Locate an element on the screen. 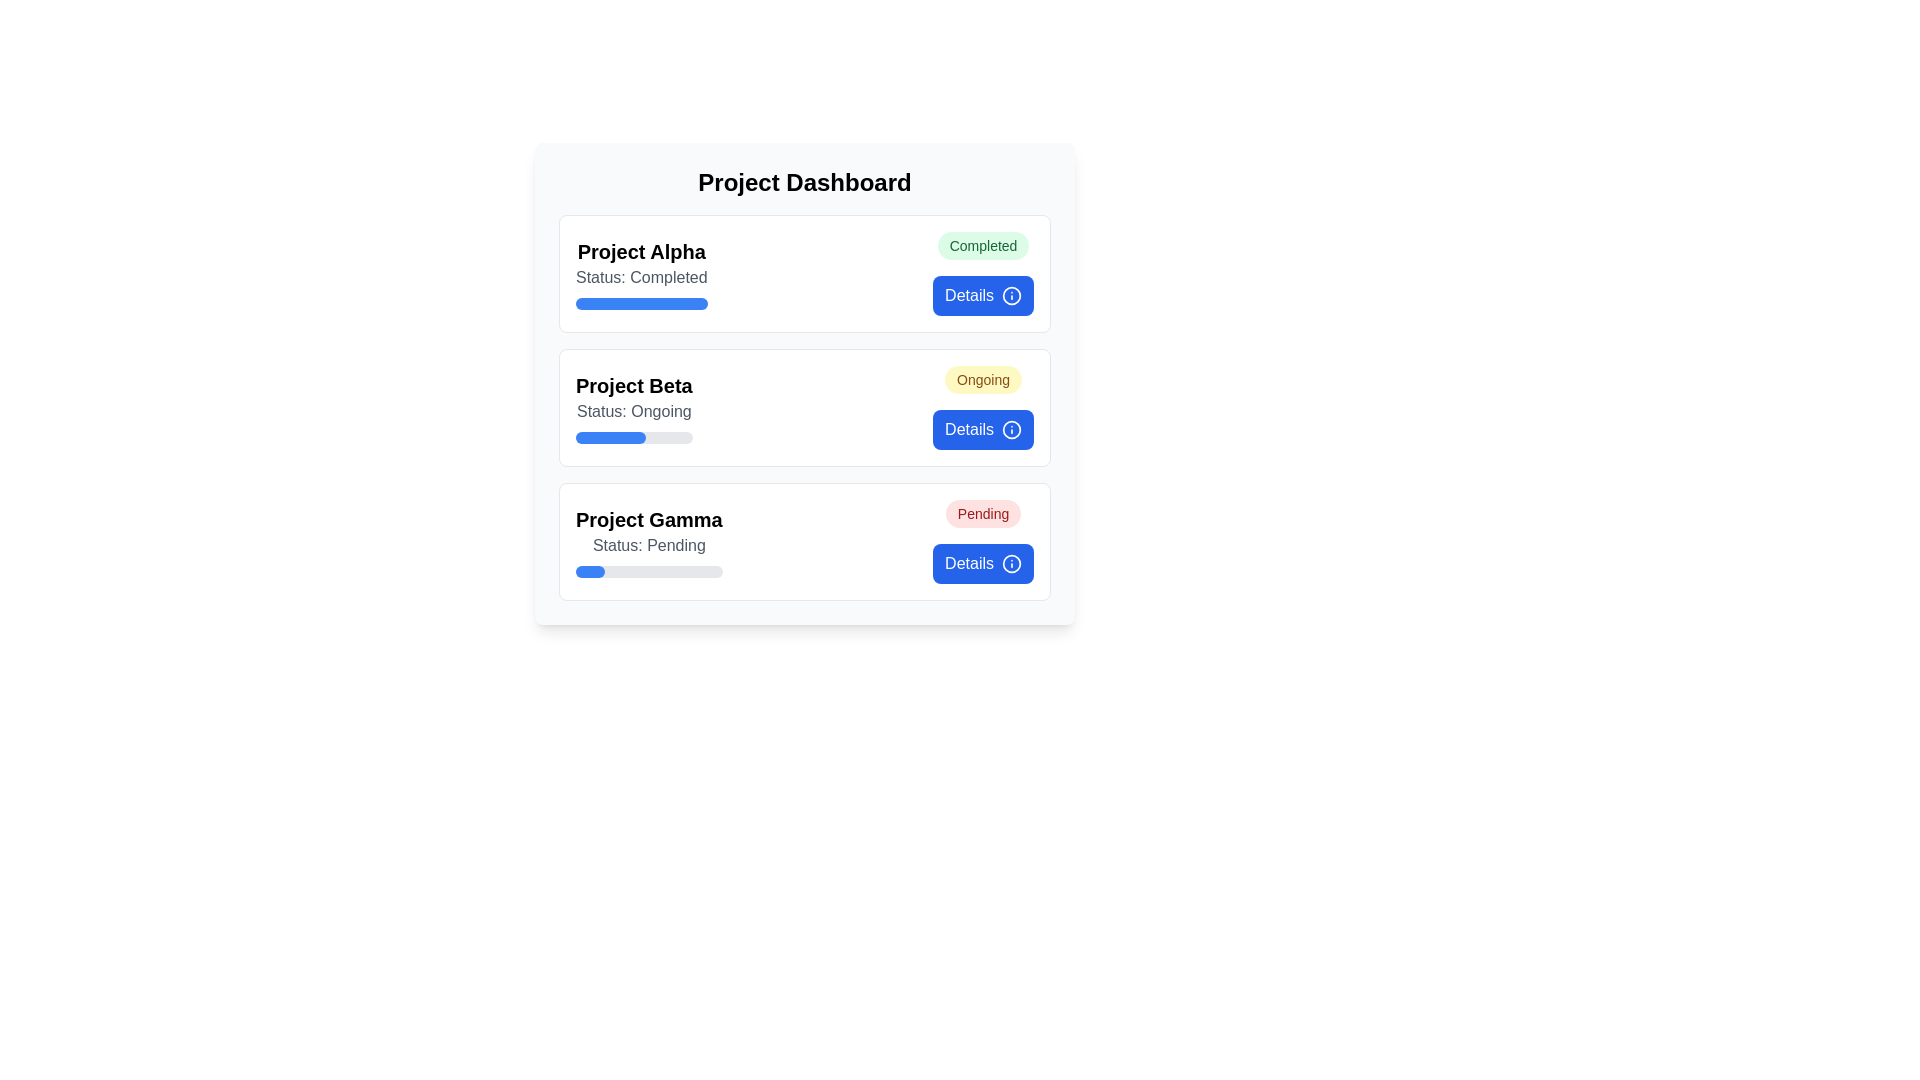 The image size is (1920, 1080). the second 'Details' button in the vertical list of project statuses to observe the hover effects is located at coordinates (983, 428).